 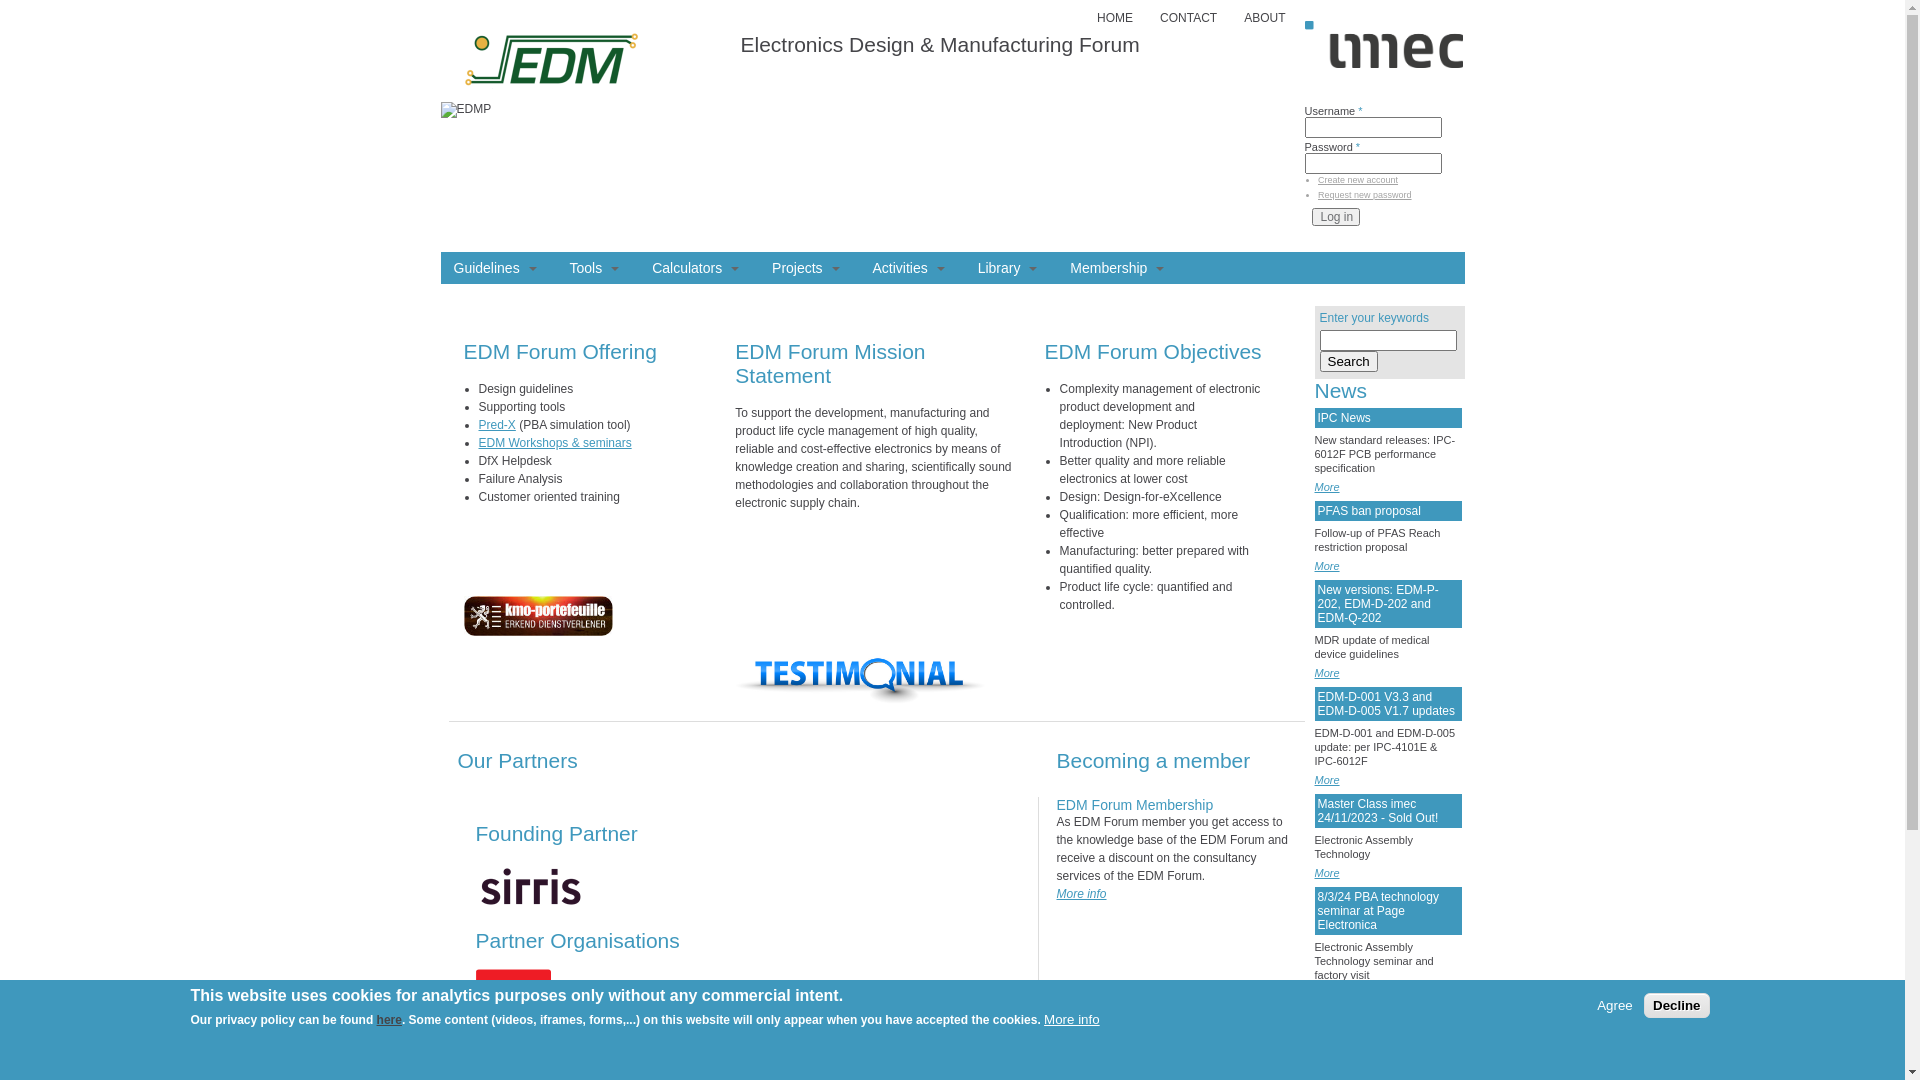 I want to click on 'CONTACT', so click(x=1160, y=18).